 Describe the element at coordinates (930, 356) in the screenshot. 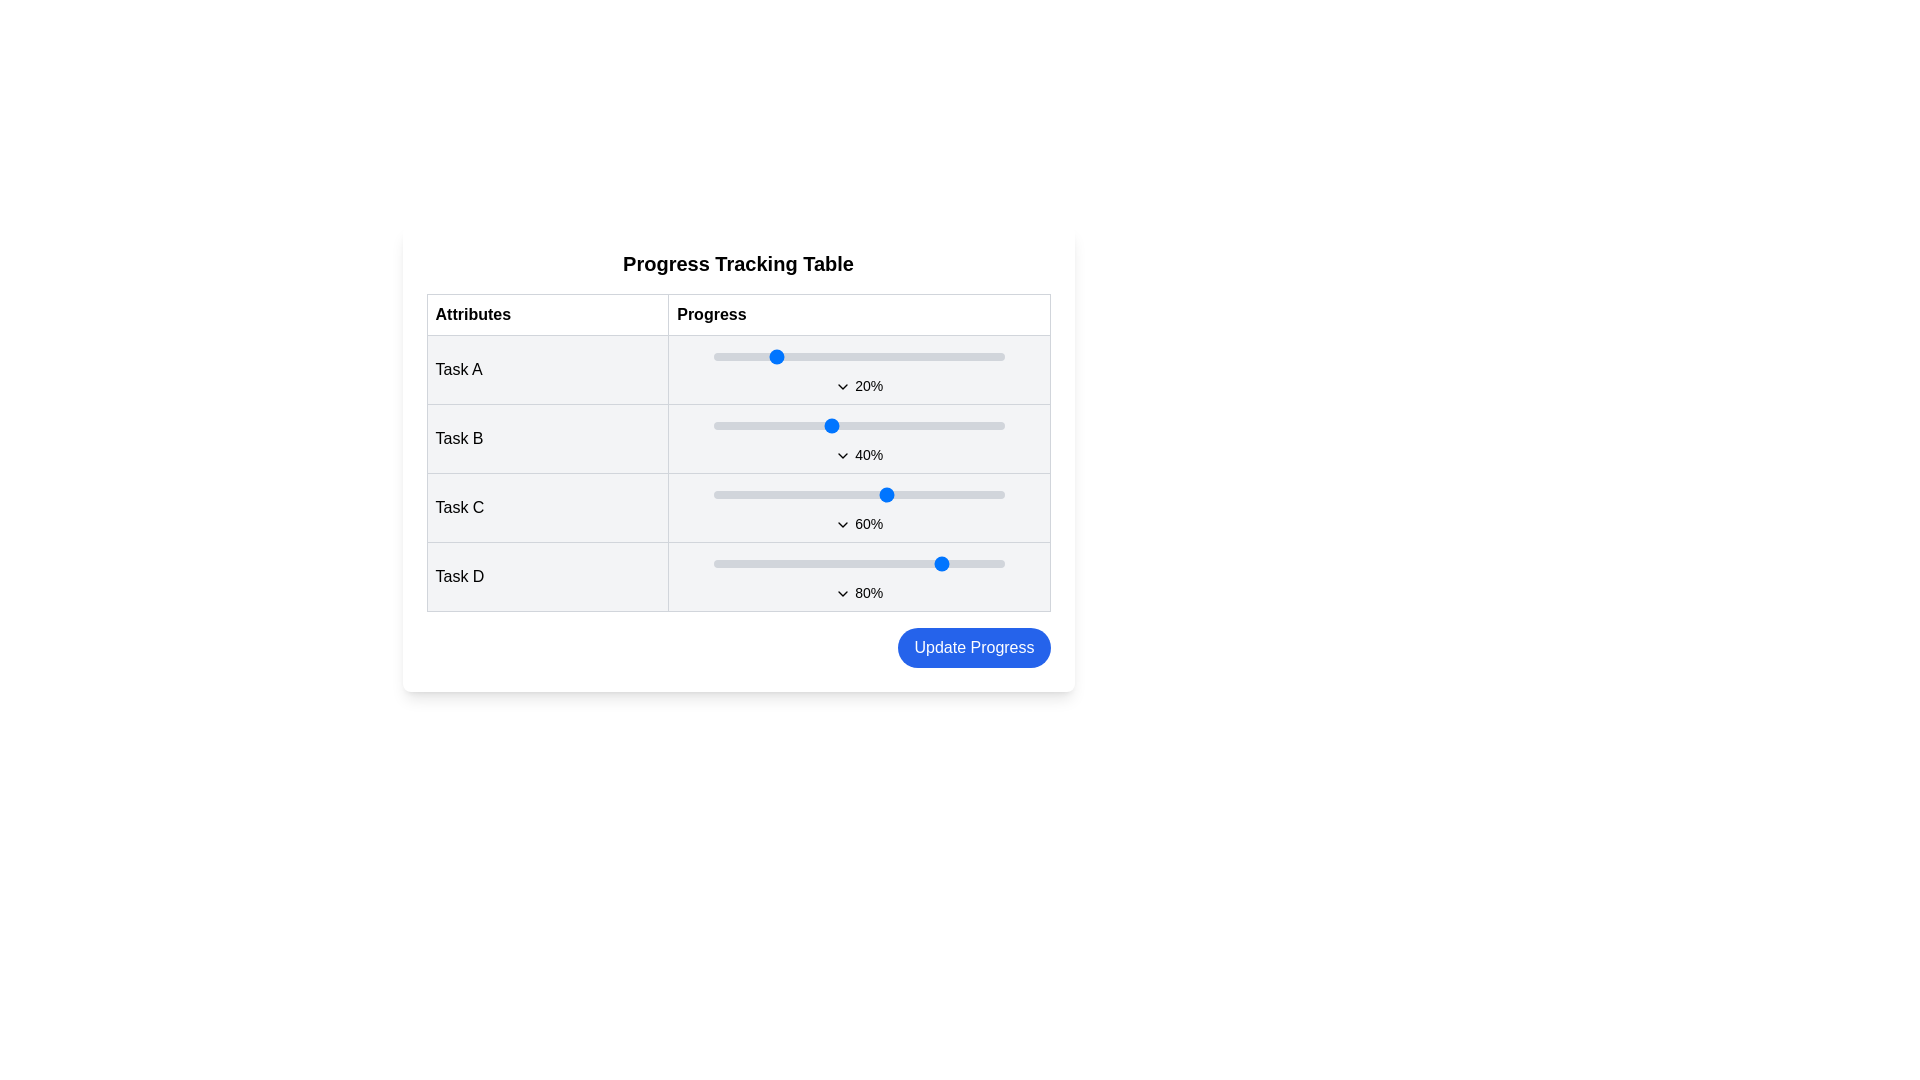

I see `the slider value` at that location.